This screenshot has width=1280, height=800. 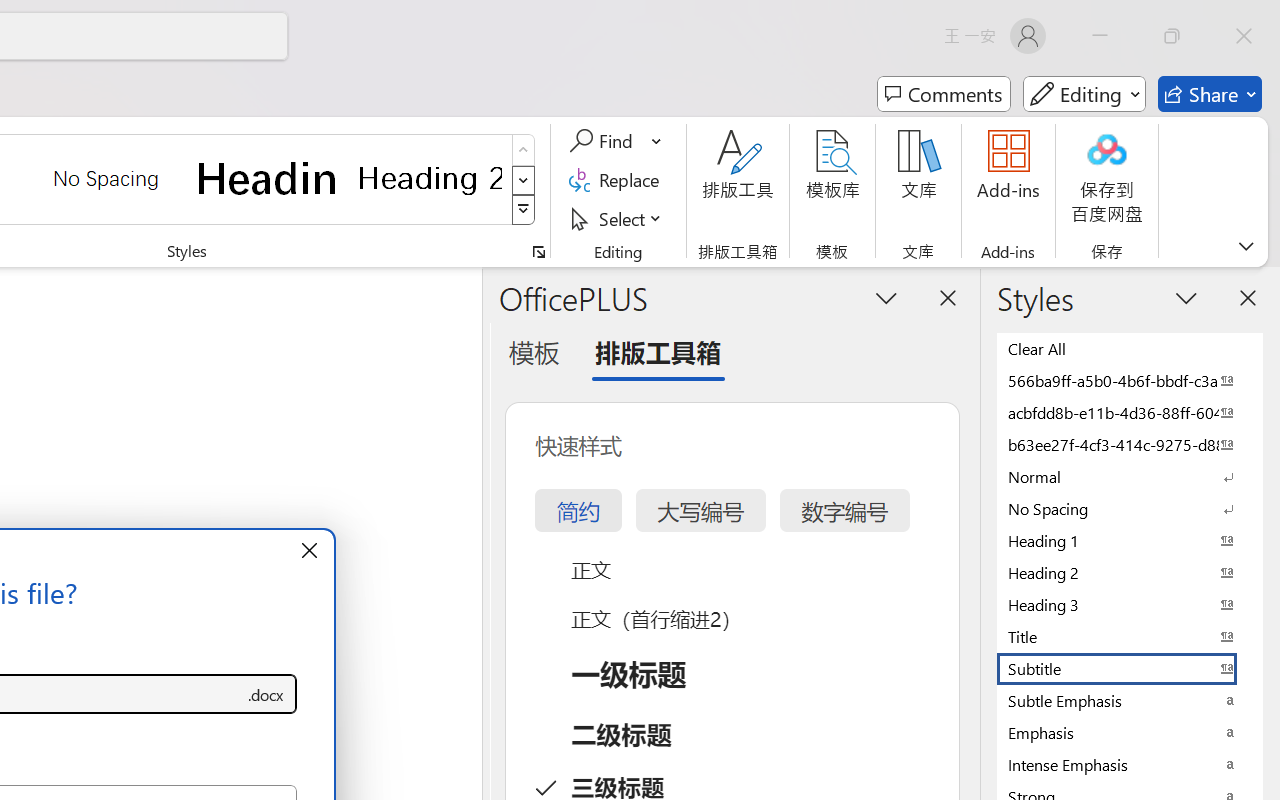 What do you see at coordinates (538, 251) in the screenshot?
I see `'Styles...'` at bounding box center [538, 251].